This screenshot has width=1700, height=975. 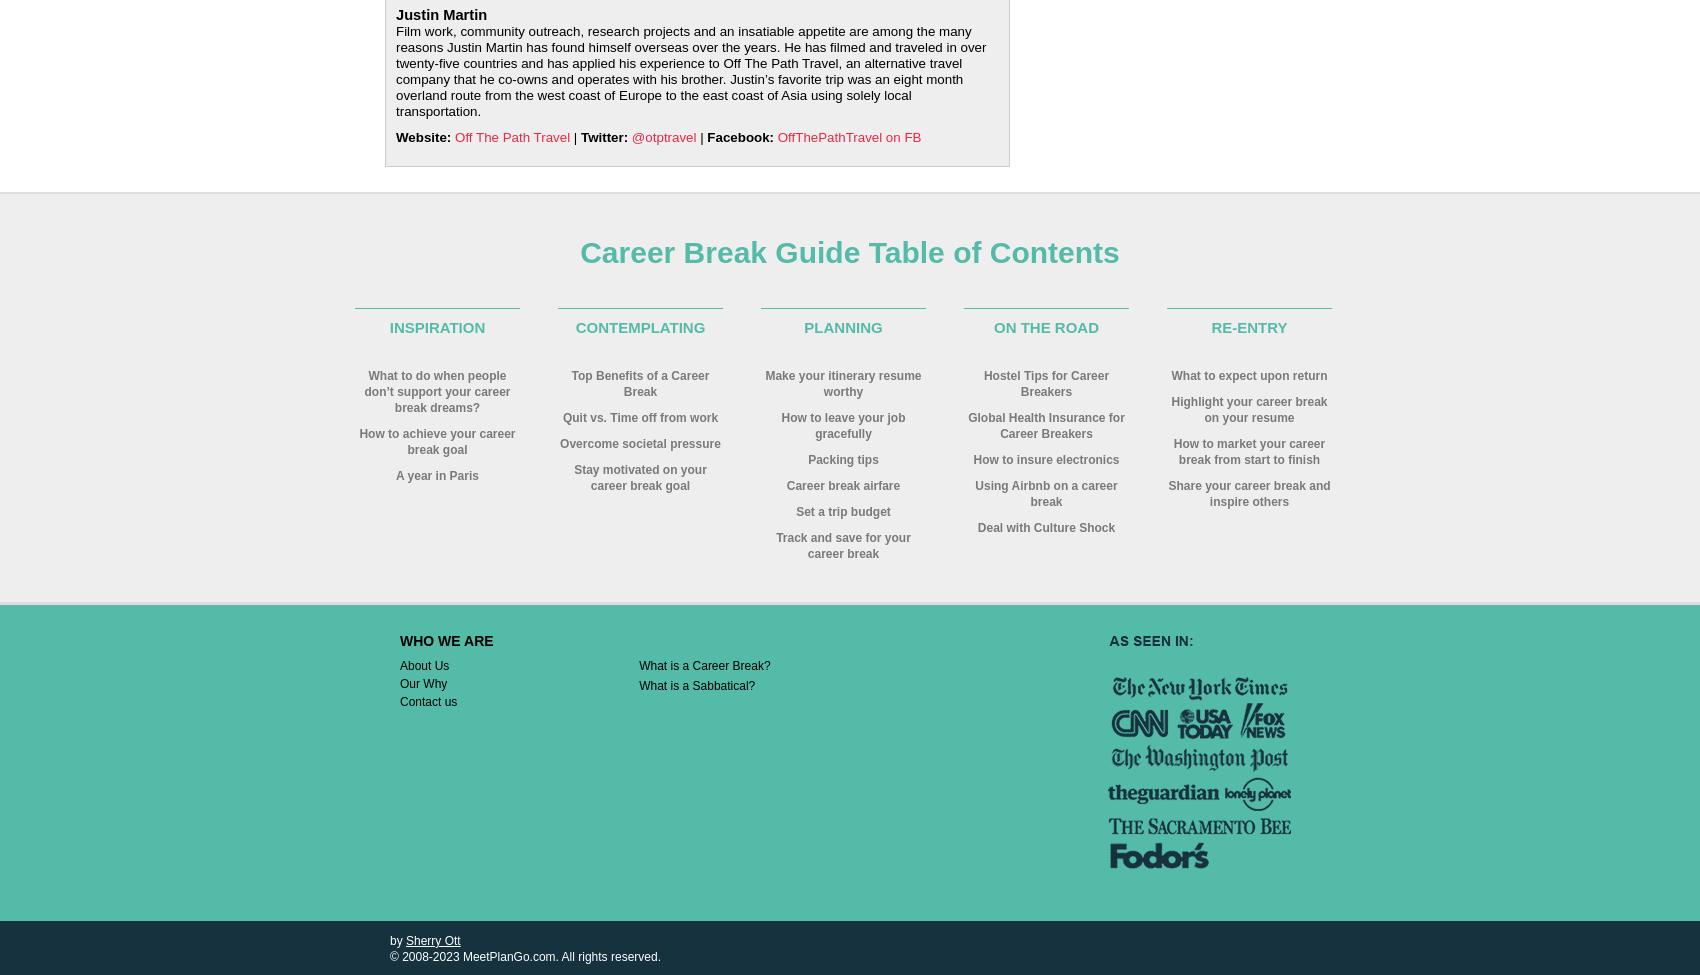 What do you see at coordinates (740, 136) in the screenshot?
I see `'Facebook:'` at bounding box center [740, 136].